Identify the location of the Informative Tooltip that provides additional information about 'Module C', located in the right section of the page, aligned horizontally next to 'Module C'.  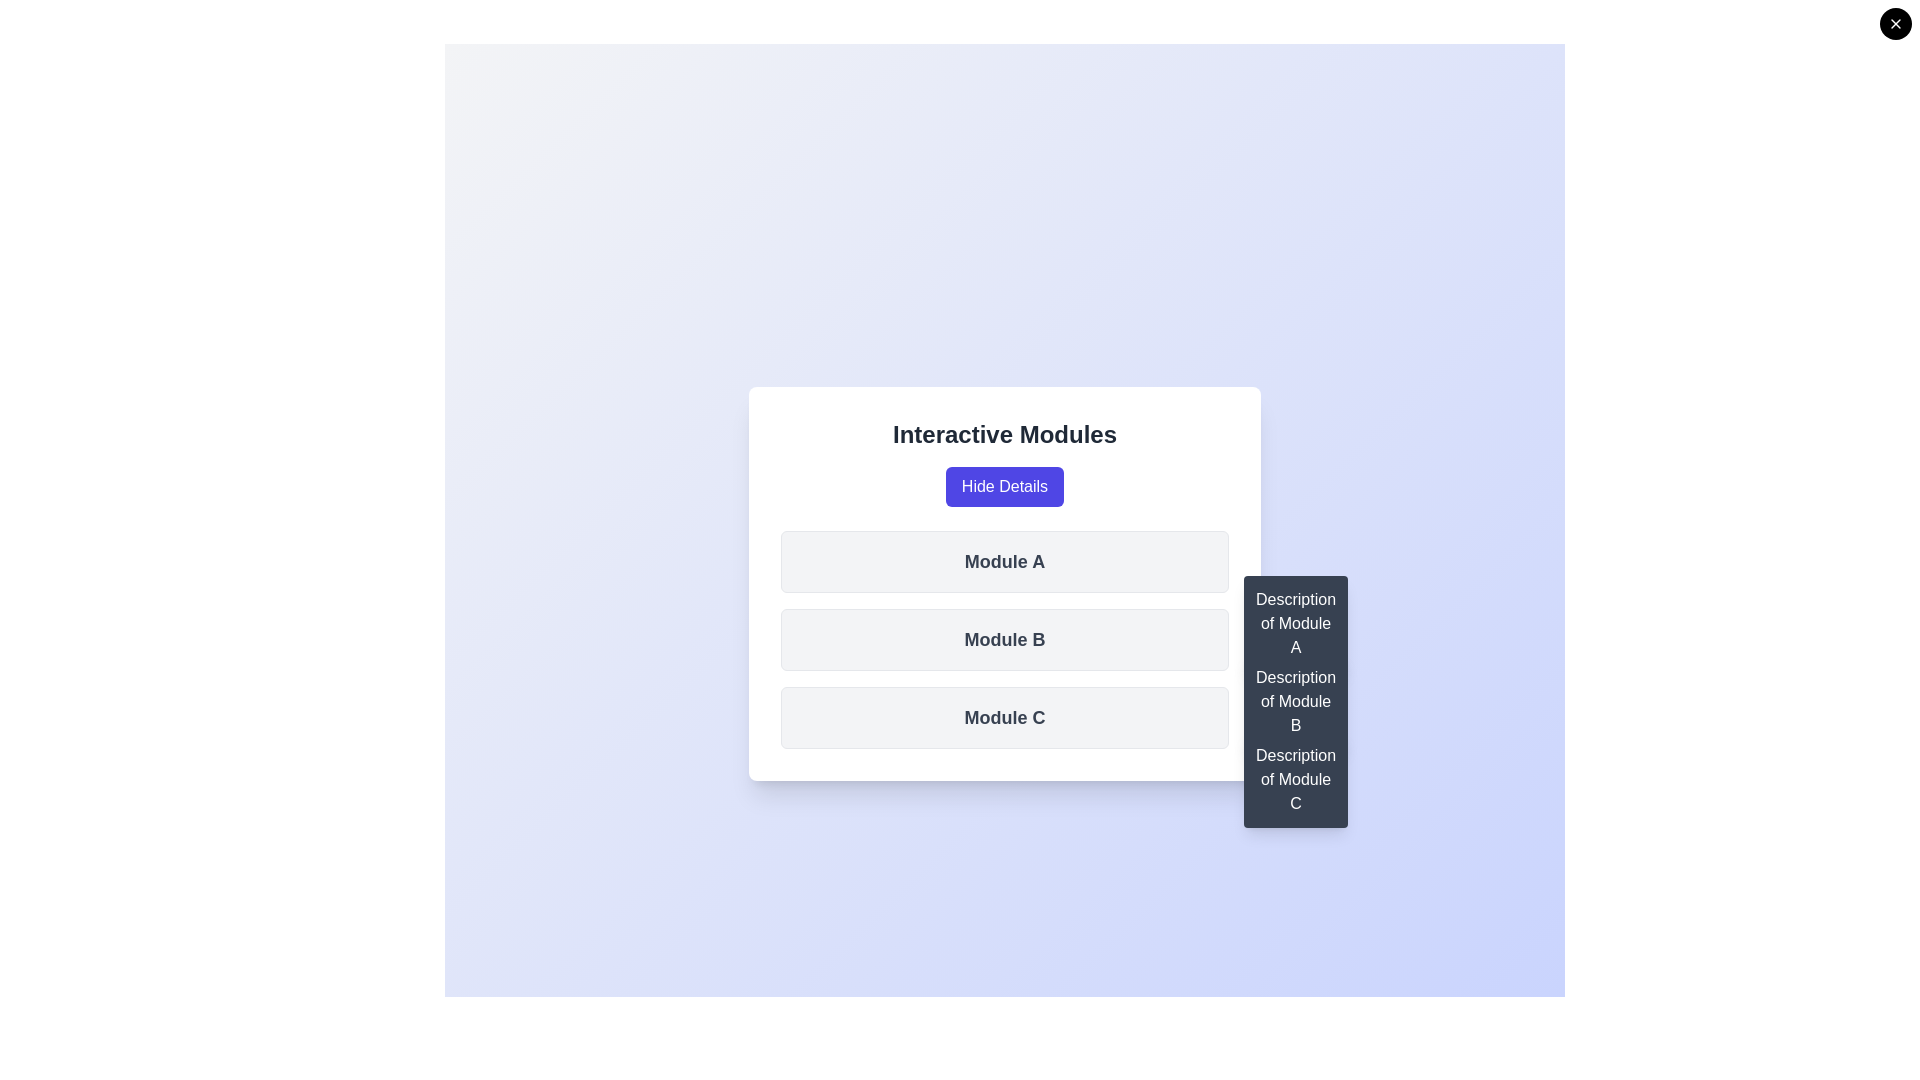
(1296, 778).